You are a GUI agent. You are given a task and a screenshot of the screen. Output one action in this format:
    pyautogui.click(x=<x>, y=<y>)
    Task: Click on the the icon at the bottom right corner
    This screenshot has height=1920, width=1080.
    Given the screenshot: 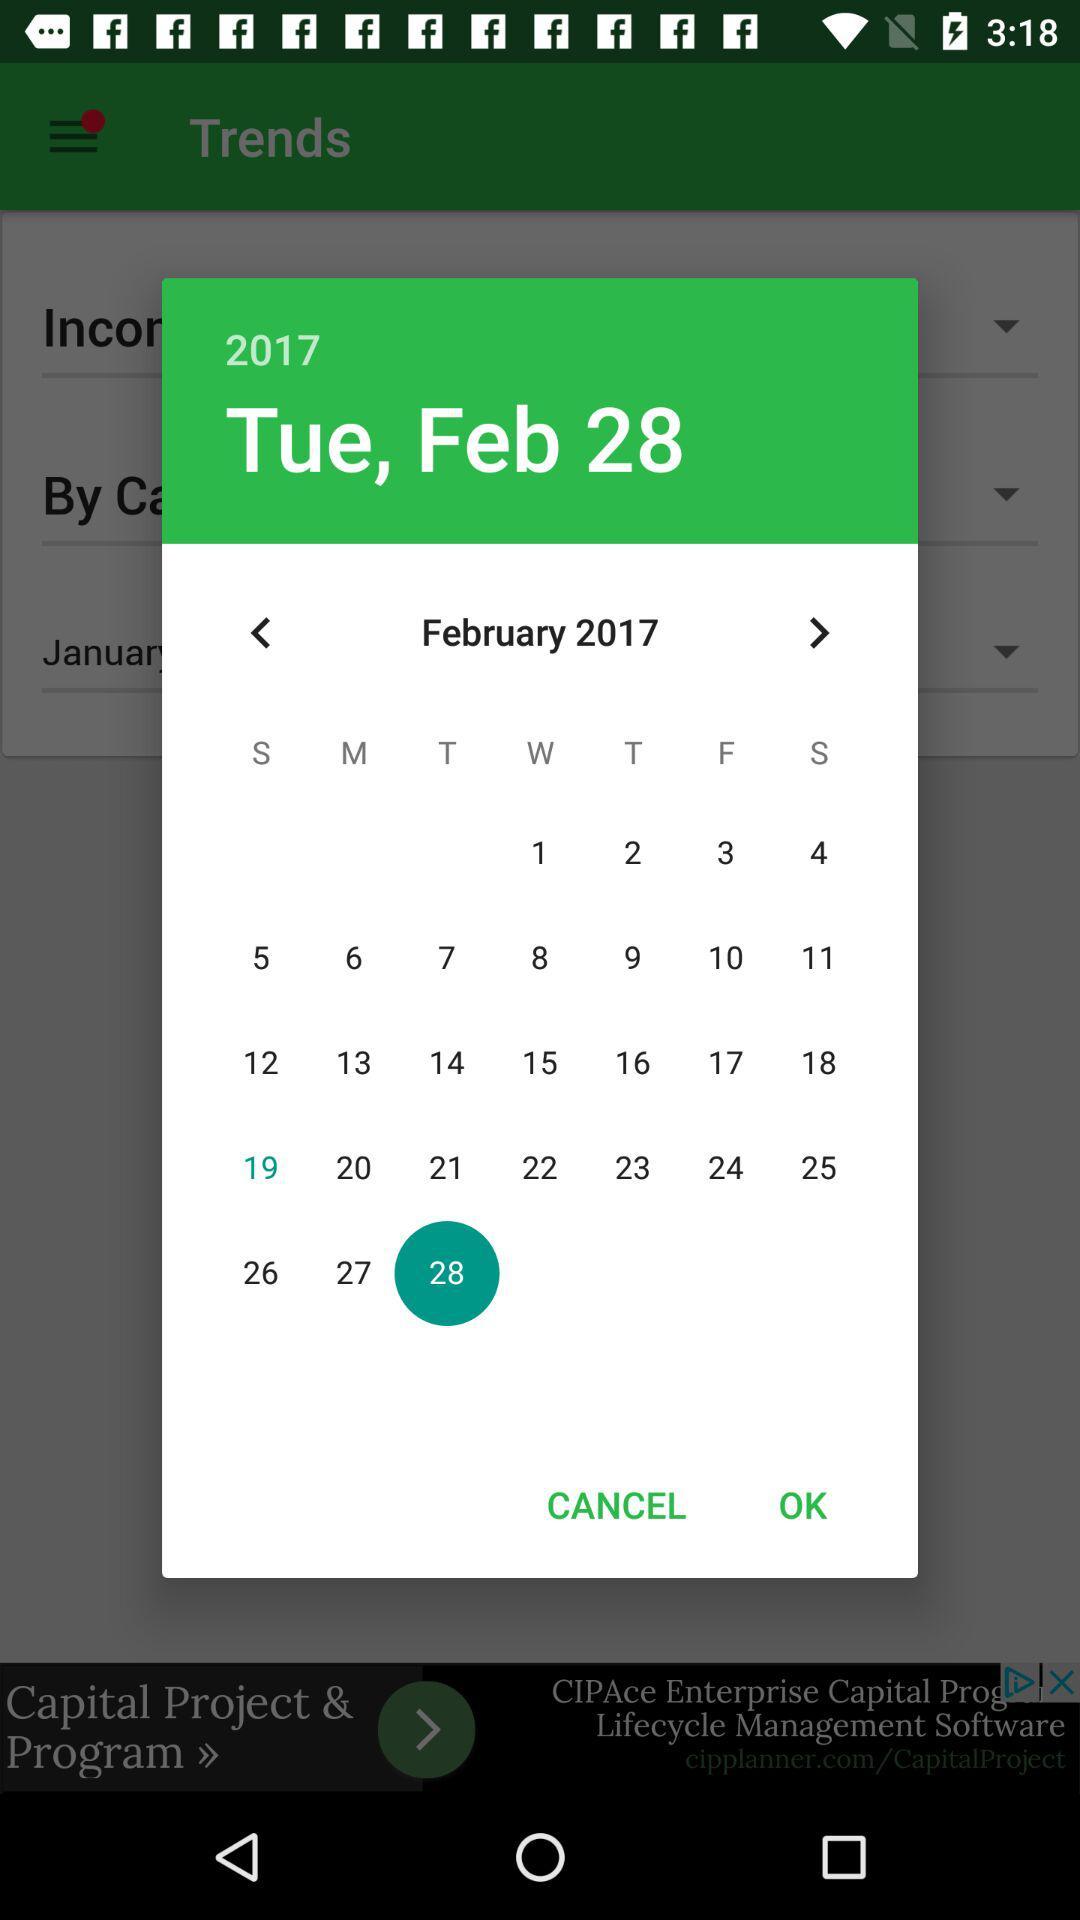 What is the action you would take?
    pyautogui.click(x=801, y=1504)
    